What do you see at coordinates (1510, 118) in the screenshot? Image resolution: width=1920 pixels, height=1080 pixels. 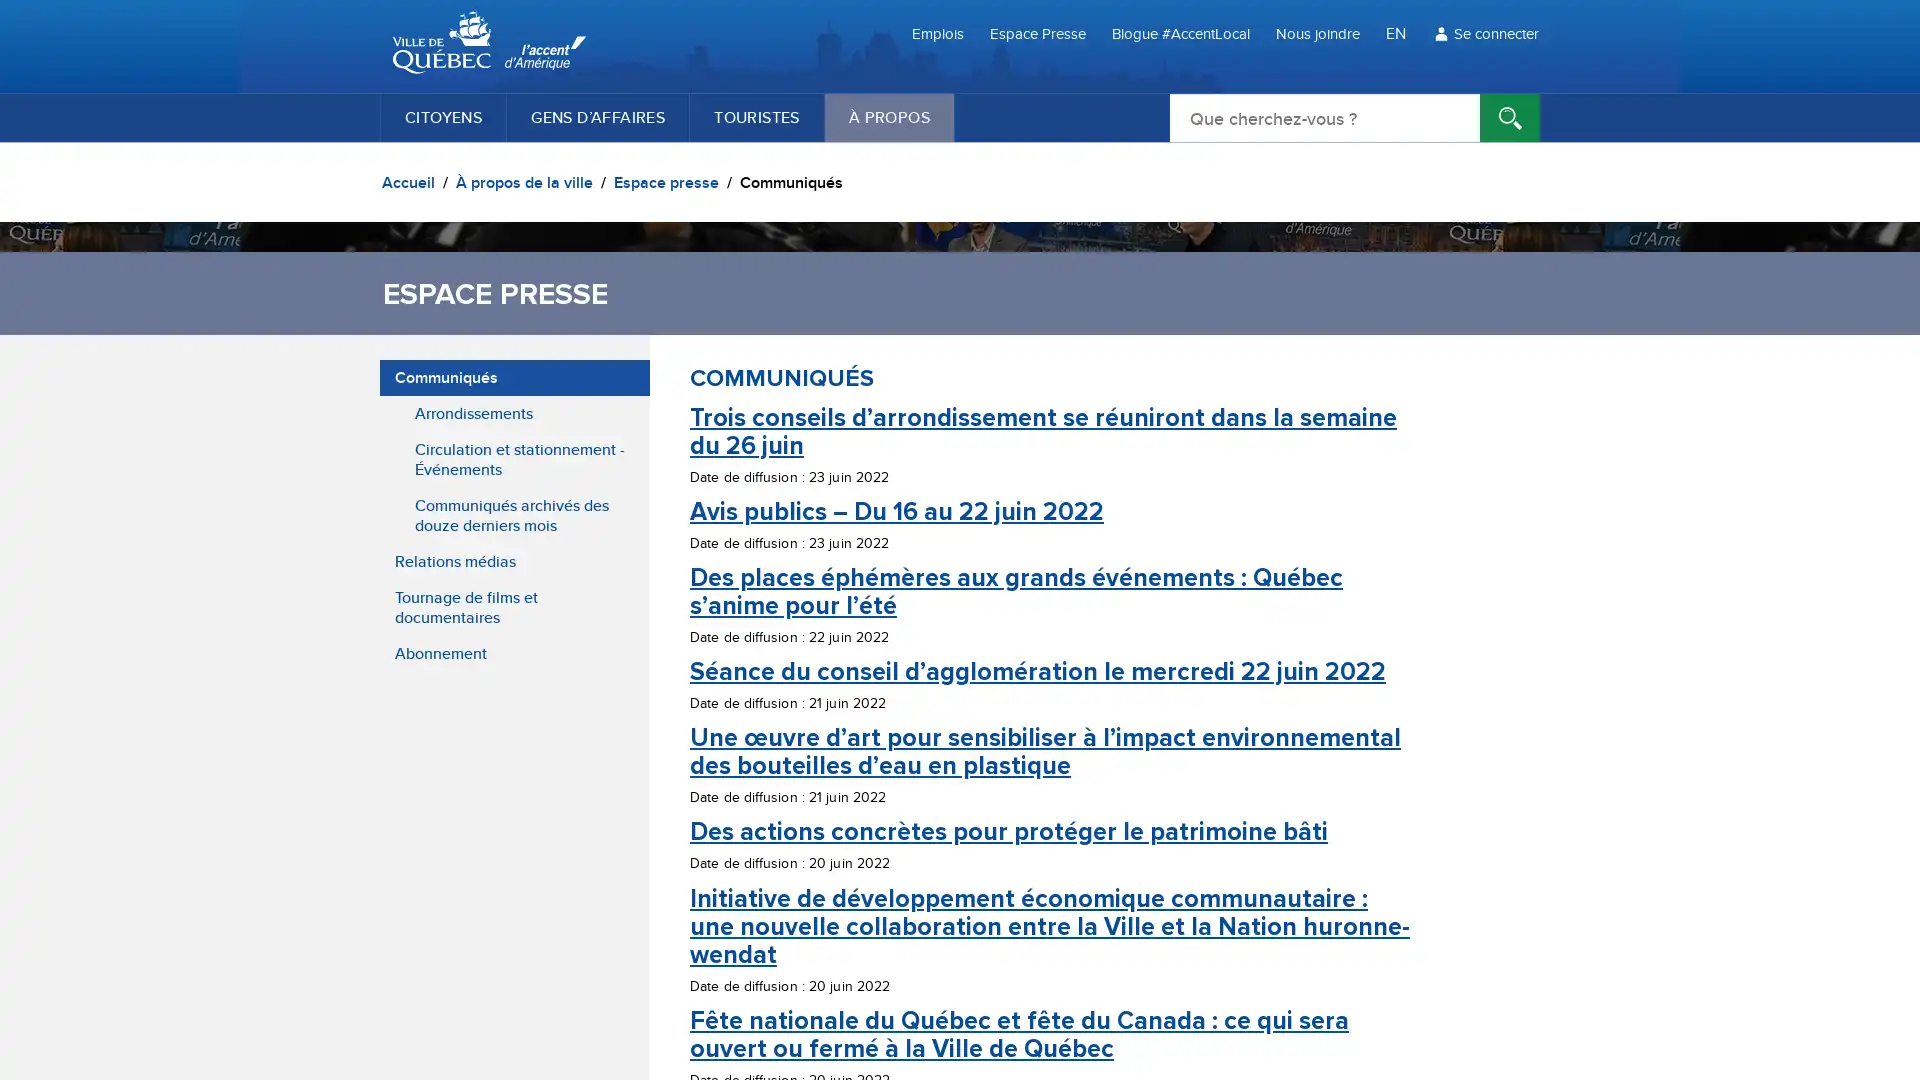 I see `Rechercher` at bounding box center [1510, 118].